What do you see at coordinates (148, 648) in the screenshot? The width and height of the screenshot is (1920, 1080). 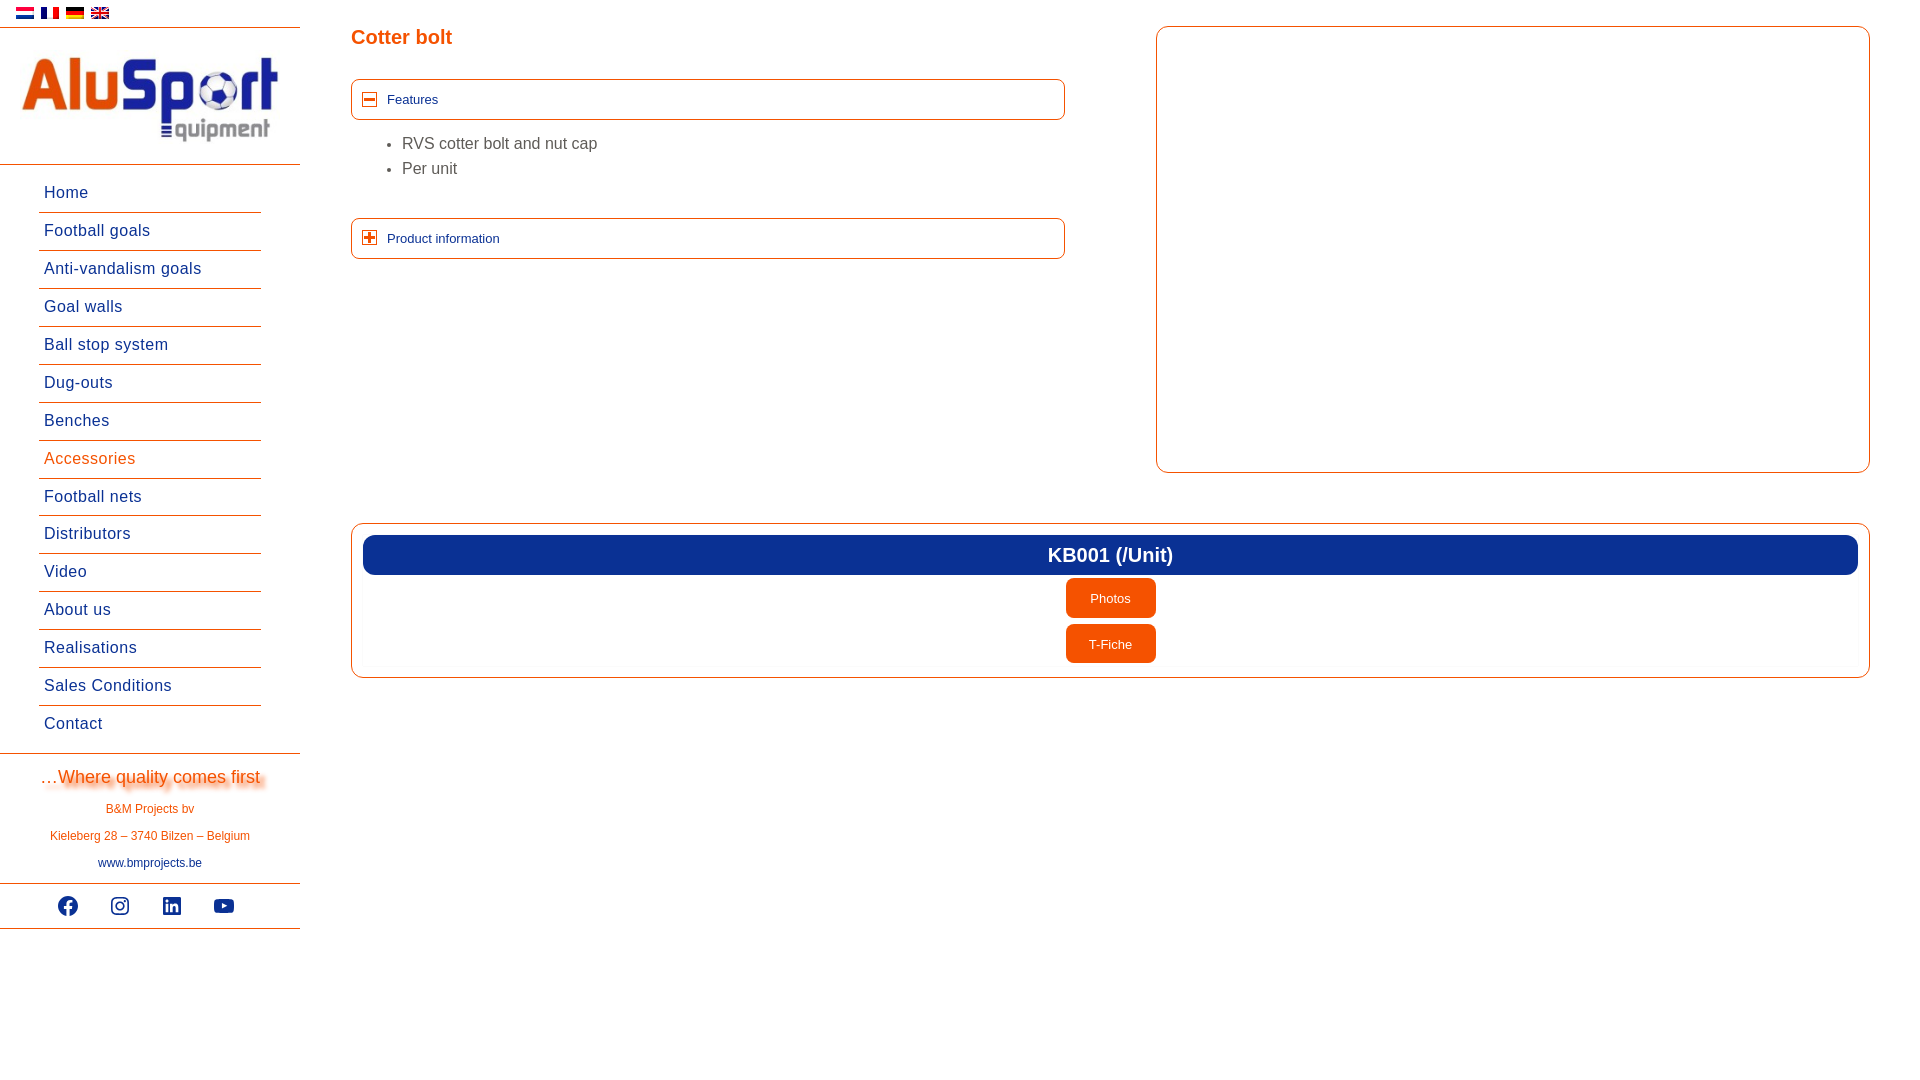 I see `'Realisations'` at bounding box center [148, 648].